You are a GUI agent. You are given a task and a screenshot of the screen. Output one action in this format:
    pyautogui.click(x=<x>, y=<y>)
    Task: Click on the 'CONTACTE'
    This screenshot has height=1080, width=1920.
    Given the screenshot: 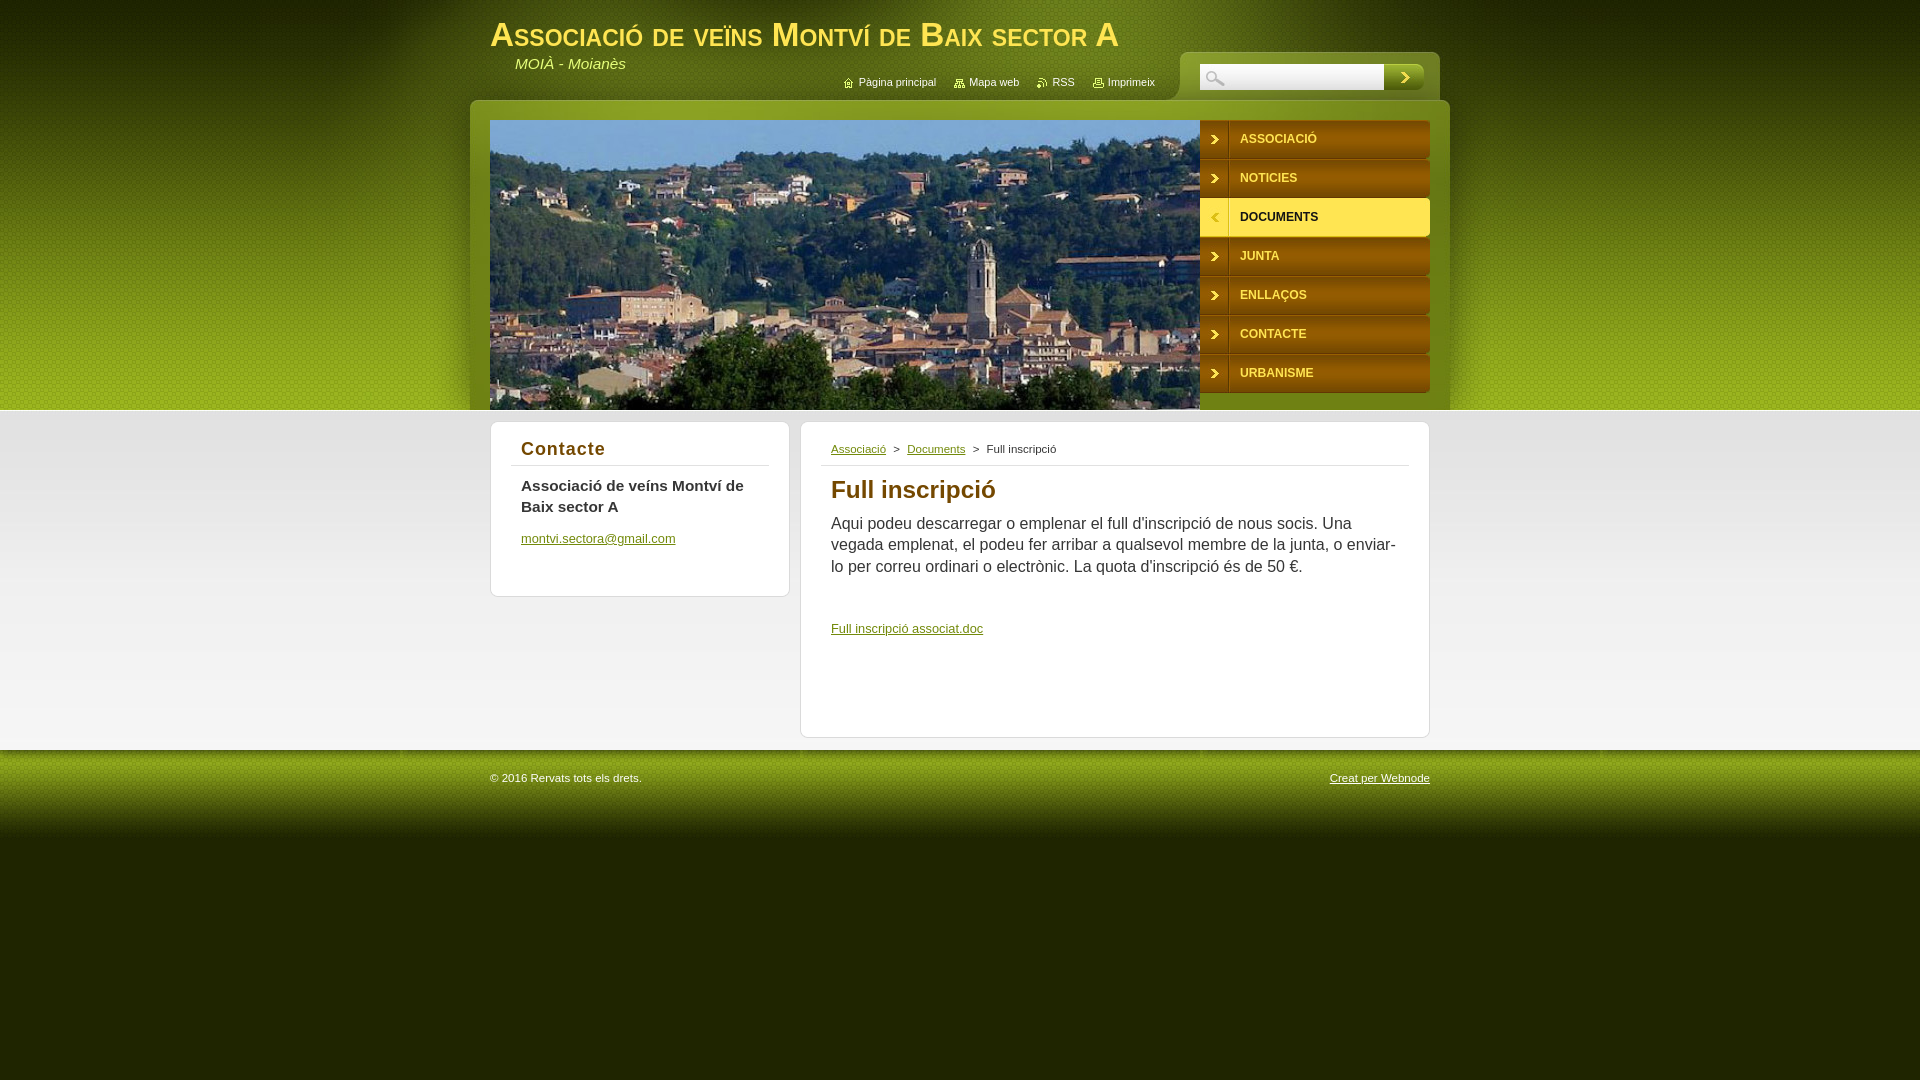 What is the action you would take?
    pyautogui.click(x=1315, y=333)
    